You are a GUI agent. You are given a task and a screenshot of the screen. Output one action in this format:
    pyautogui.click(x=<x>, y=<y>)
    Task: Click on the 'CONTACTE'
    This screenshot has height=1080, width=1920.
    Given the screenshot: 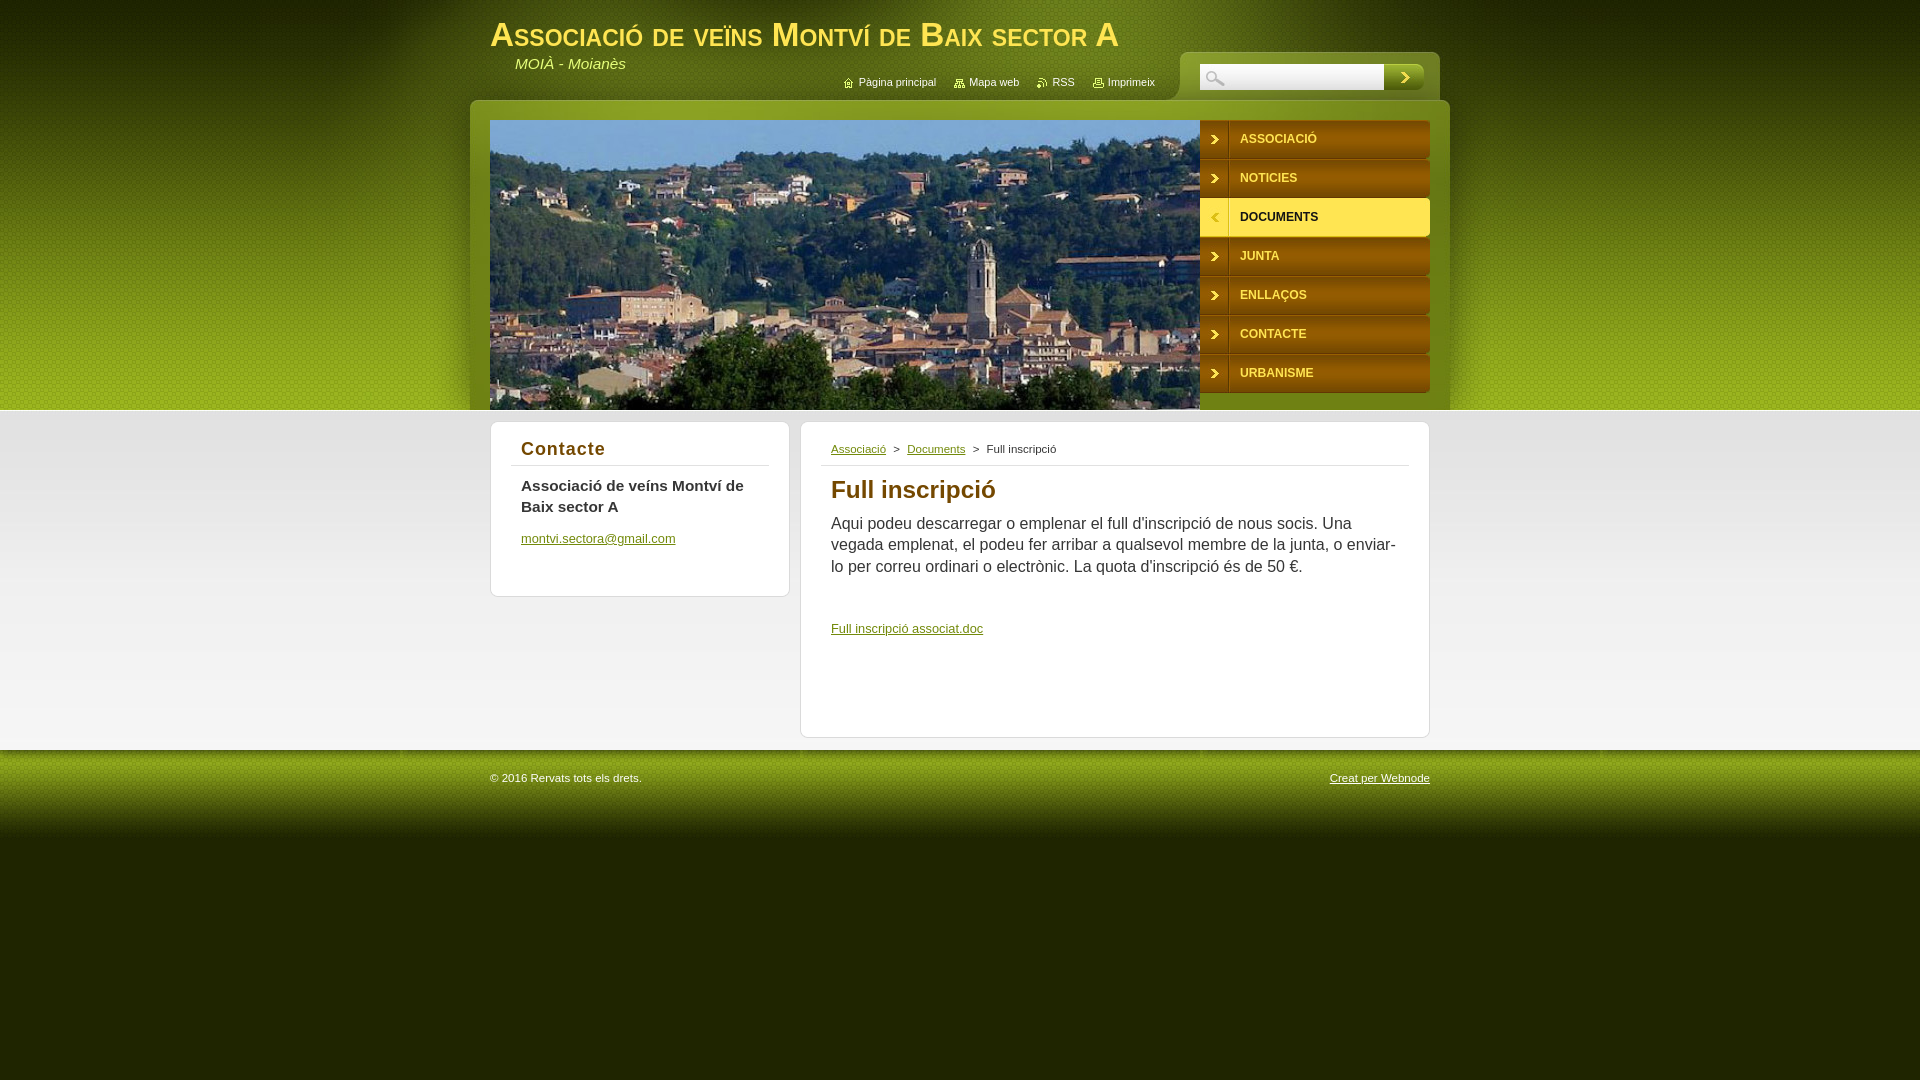 What is the action you would take?
    pyautogui.click(x=1315, y=333)
    